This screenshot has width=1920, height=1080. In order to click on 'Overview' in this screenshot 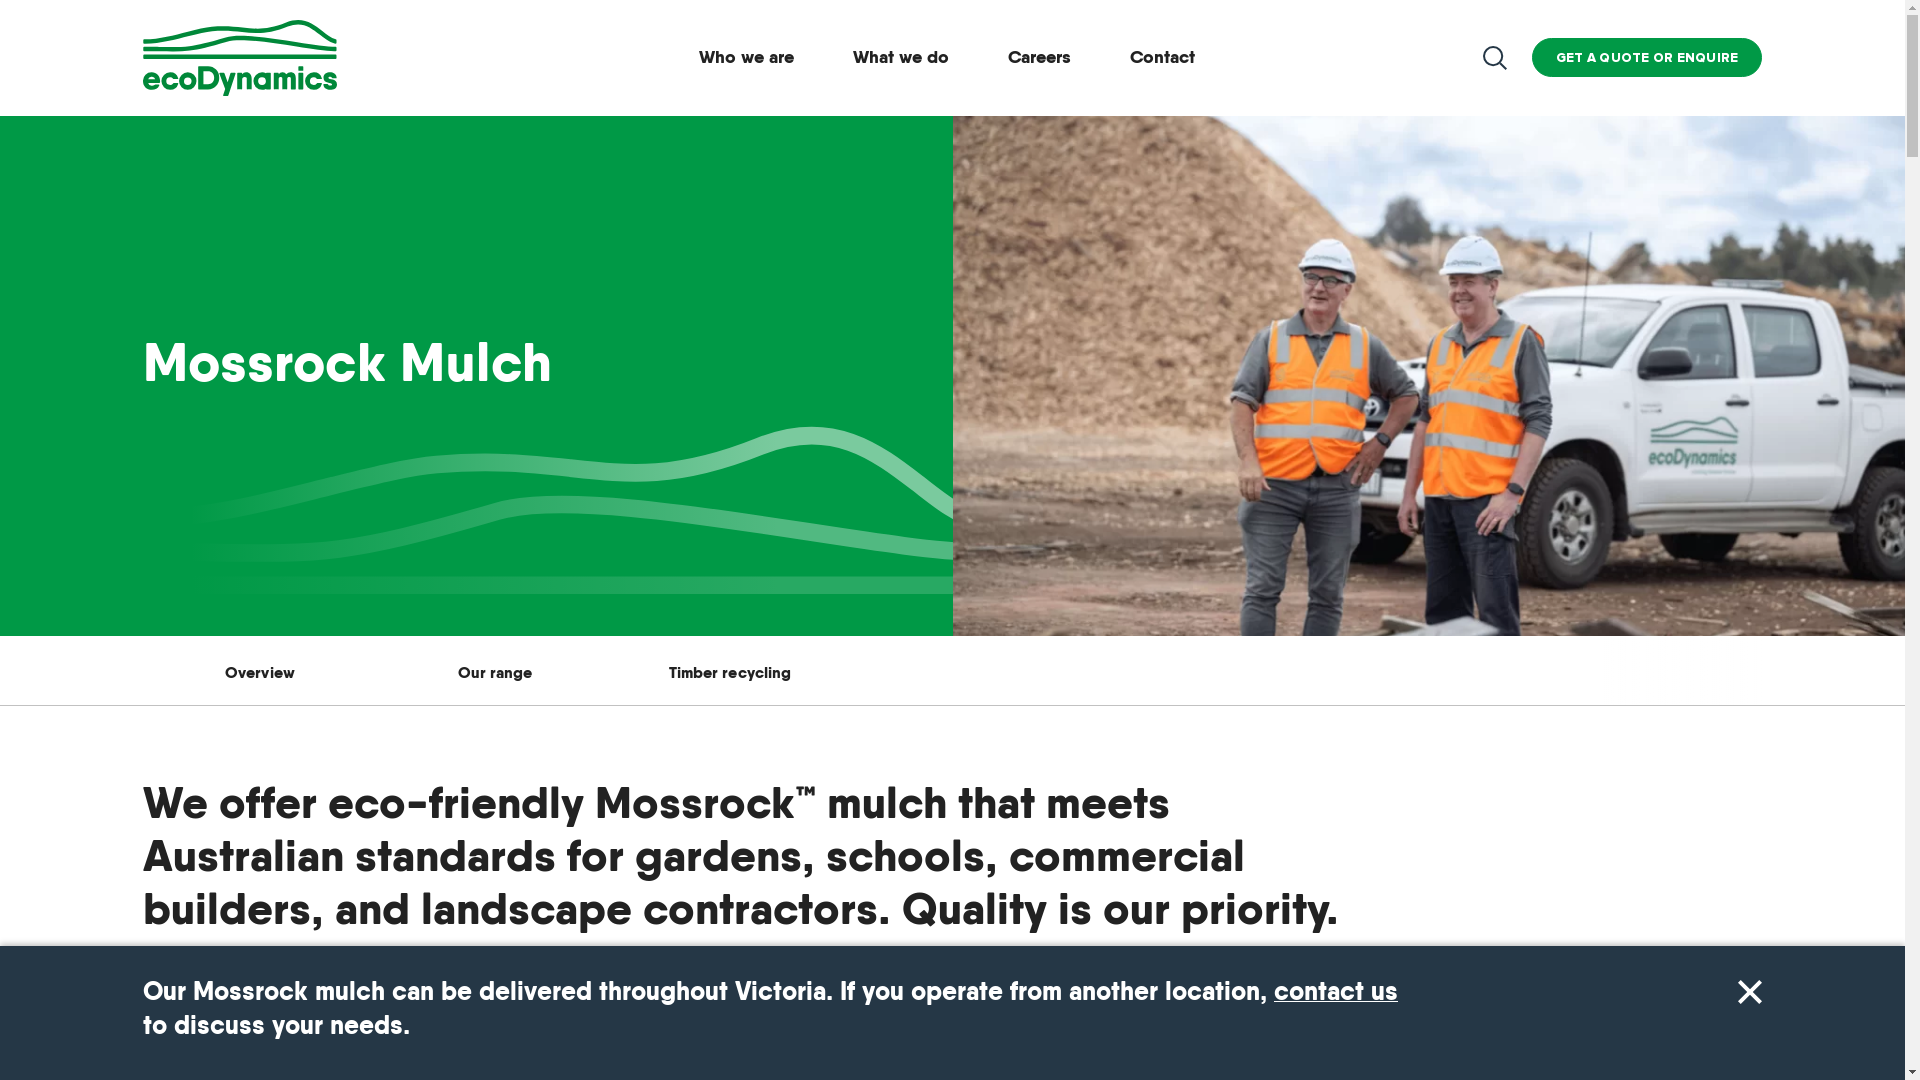, I will do `click(258, 671)`.